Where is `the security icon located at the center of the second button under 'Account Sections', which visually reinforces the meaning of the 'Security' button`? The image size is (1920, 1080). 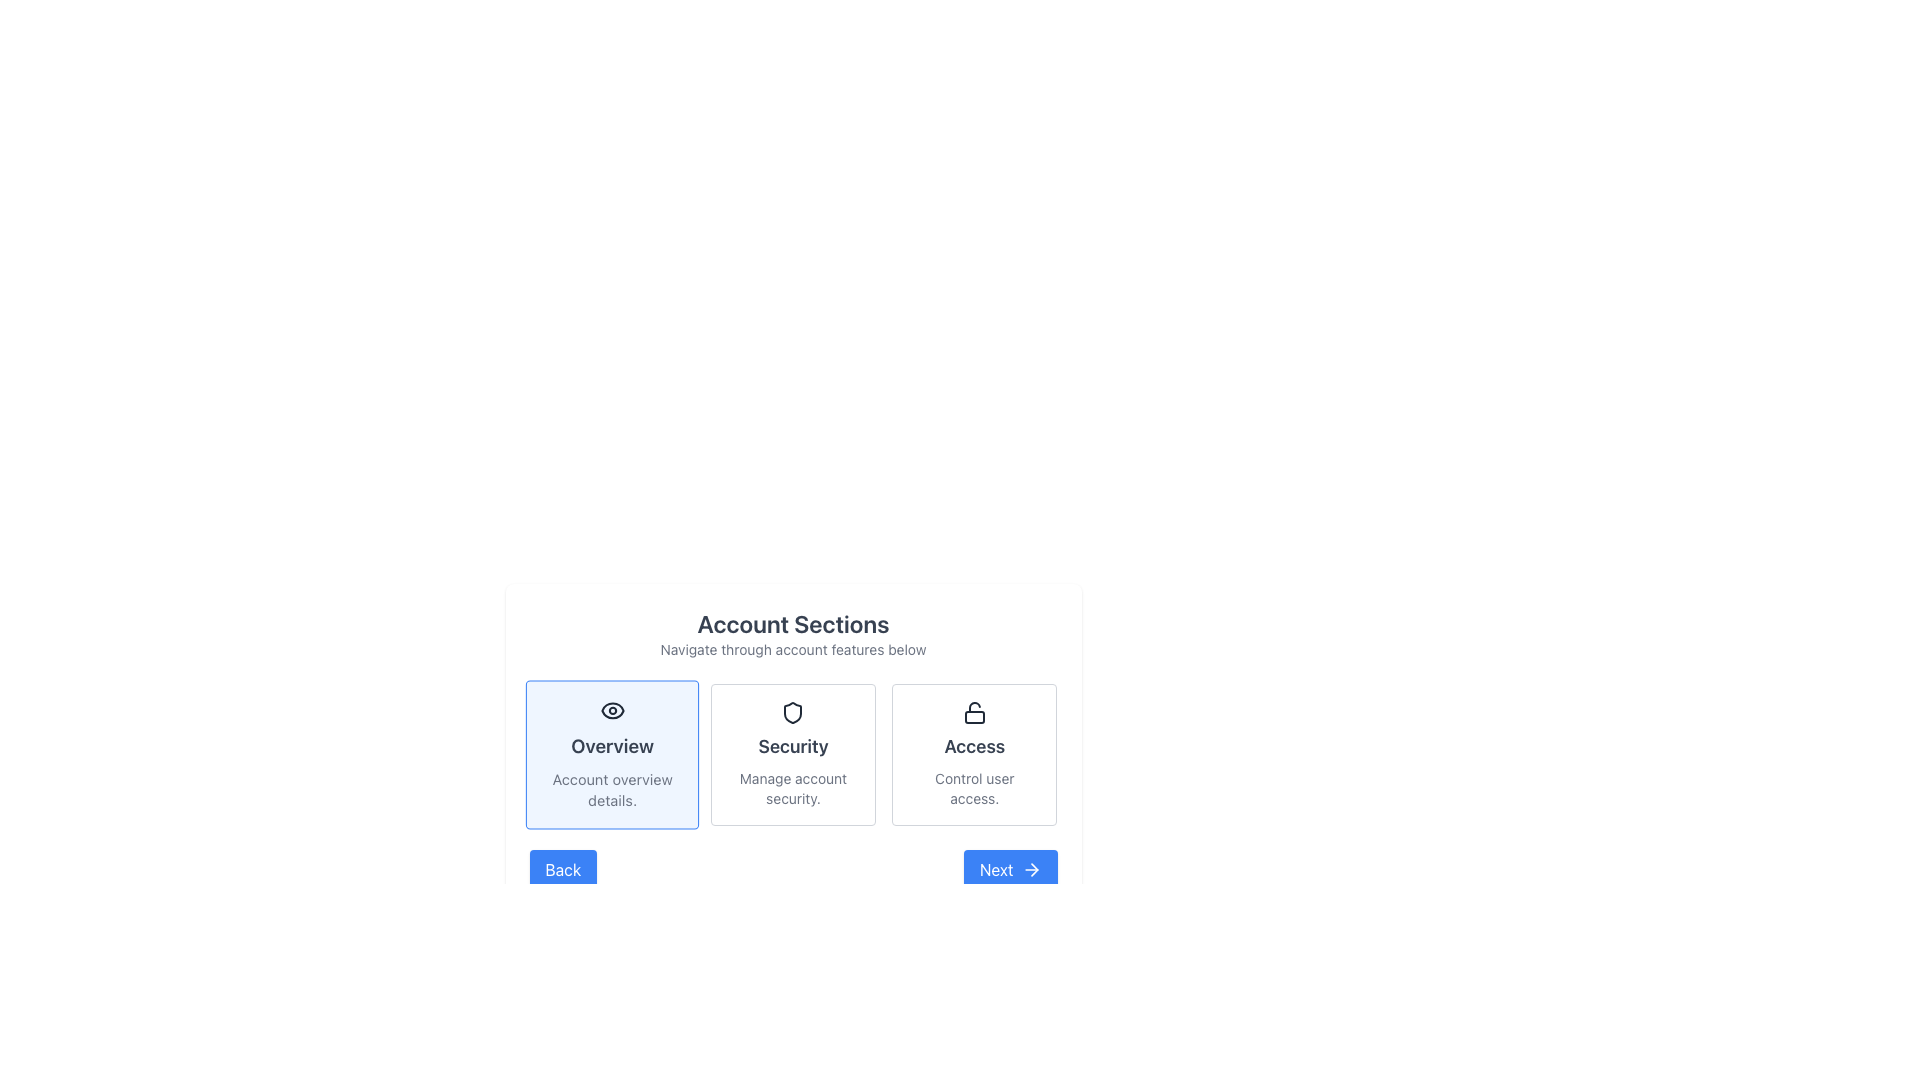
the security icon located at the center of the second button under 'Account Sections', which visually reinforces the meaning of the 'Security' button is located at coordinates (792, 712).